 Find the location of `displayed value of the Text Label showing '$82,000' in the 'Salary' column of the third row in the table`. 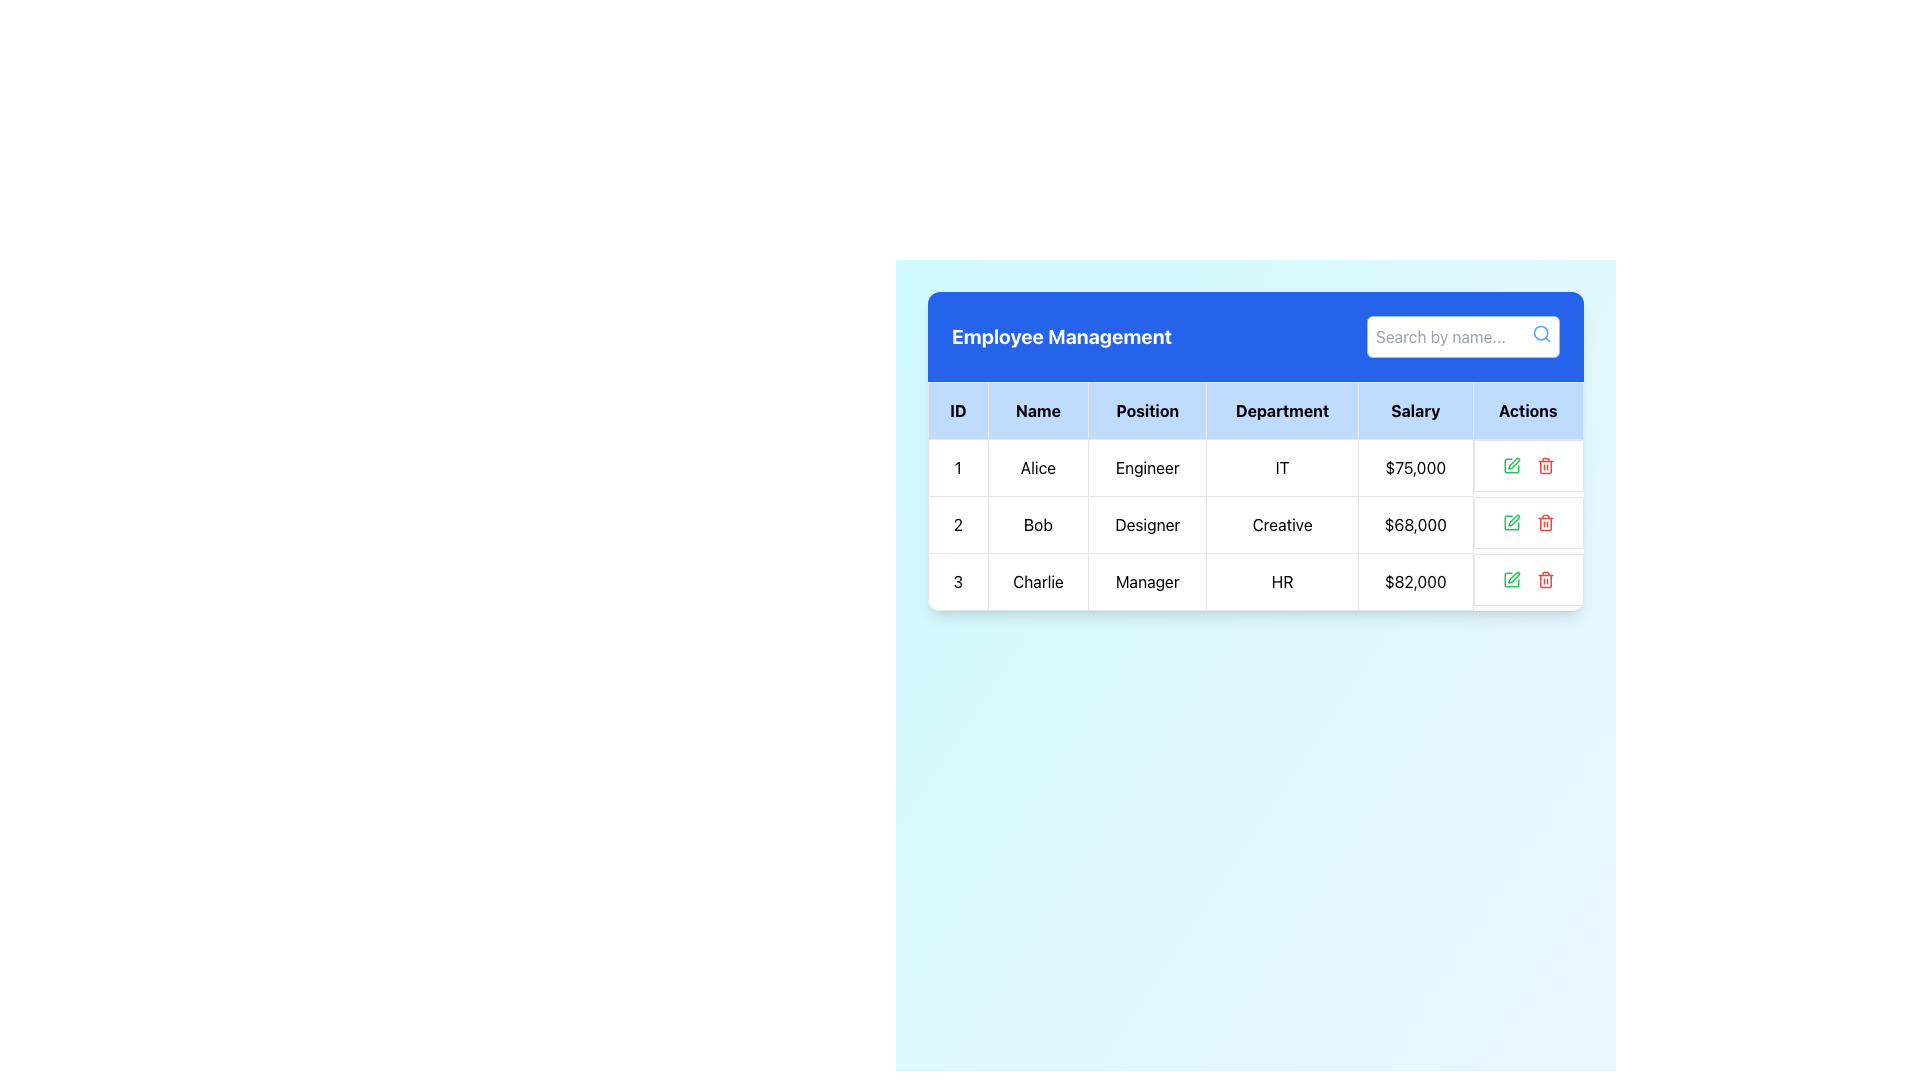

displayed value of the Text Label showing '$82,000' in the 'Salary' column of the third row in the table is located at coordinates (1414, 582).